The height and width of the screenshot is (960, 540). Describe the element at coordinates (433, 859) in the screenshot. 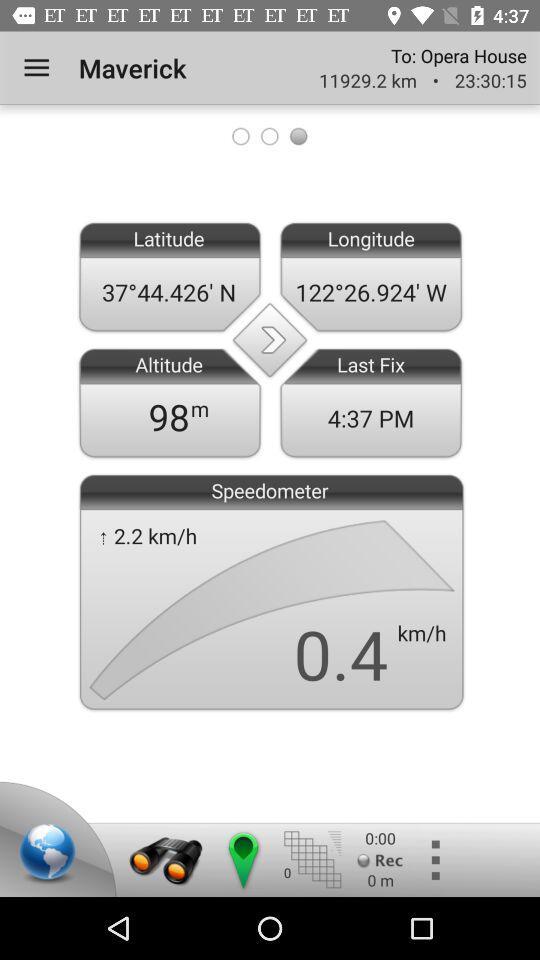

I see `click settings` at that location.